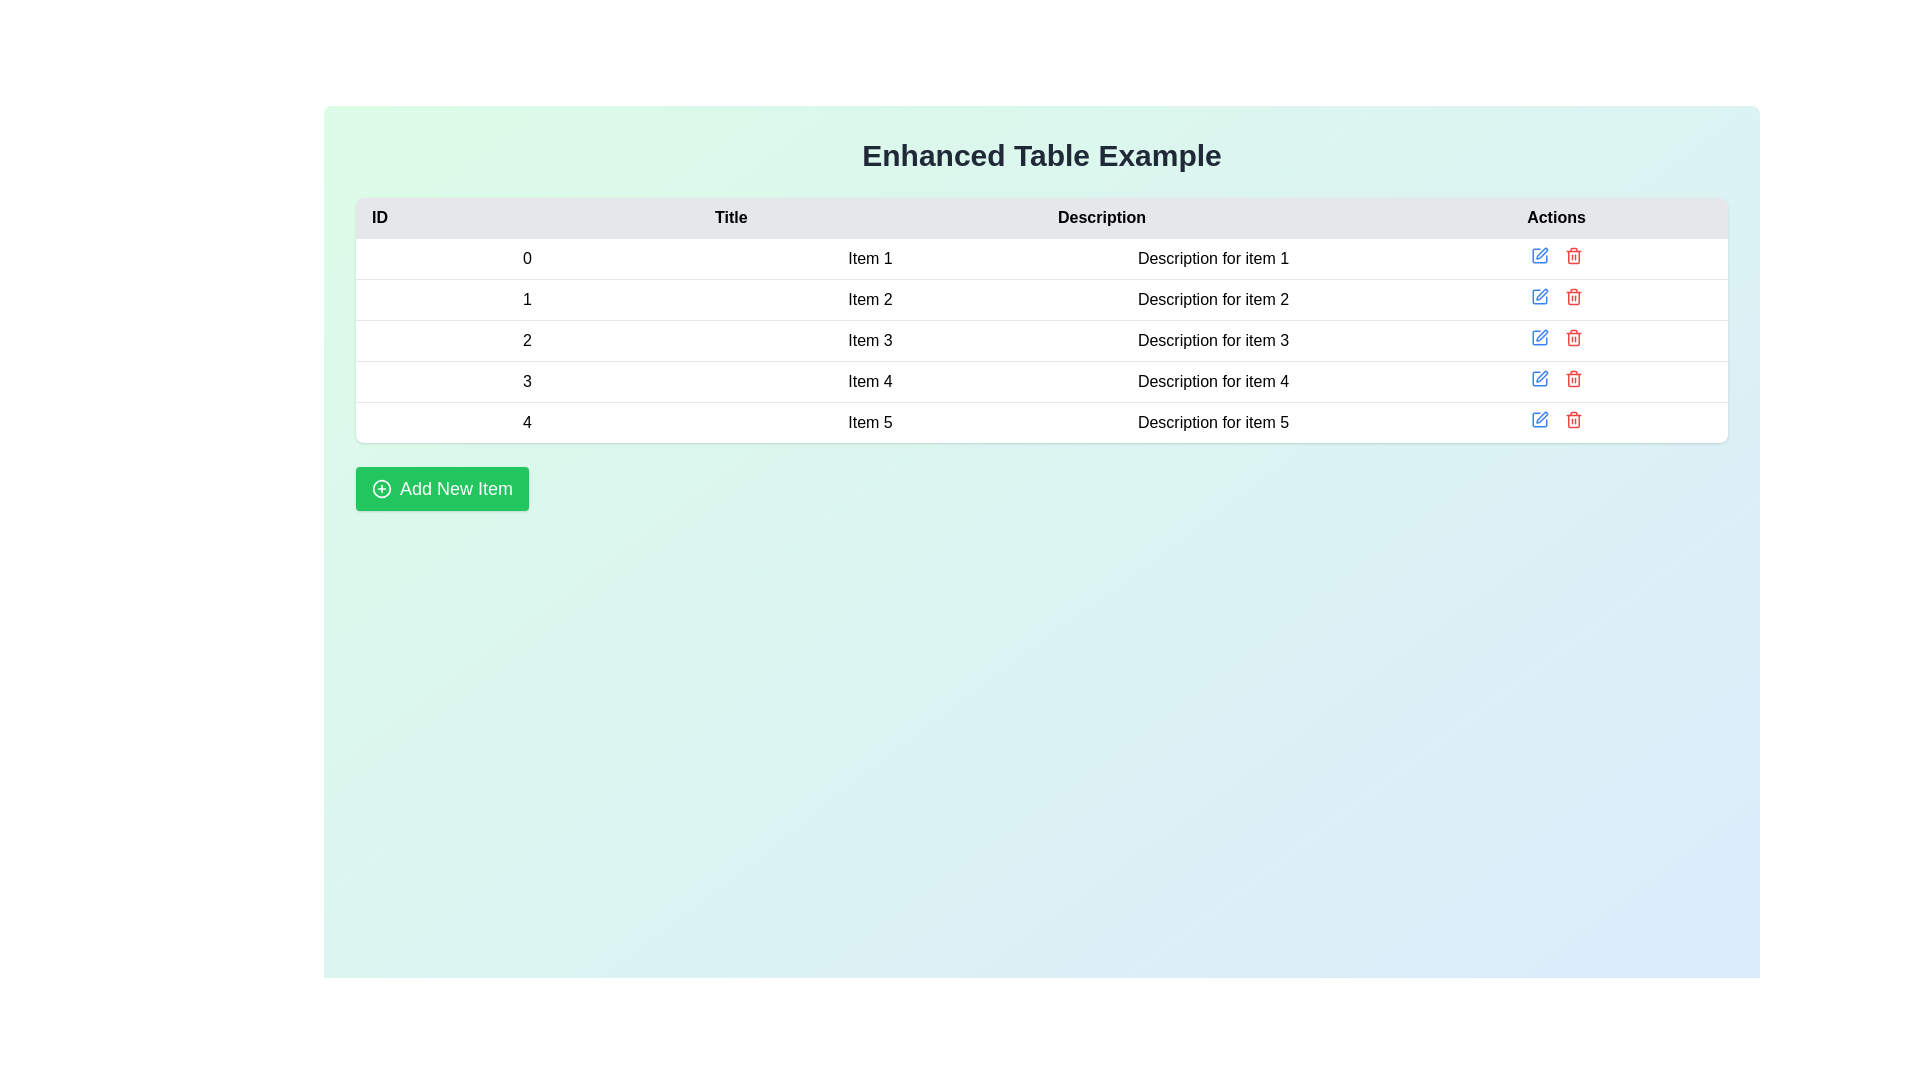 The image size is (1920, 1080). What do you see at coordinates (870, 339) in the screenshot?
I see `the static text label displaying 'Item 3', which is located in the second column of the third row of the table under the 'Title' header` at bounding box center [870, 339].